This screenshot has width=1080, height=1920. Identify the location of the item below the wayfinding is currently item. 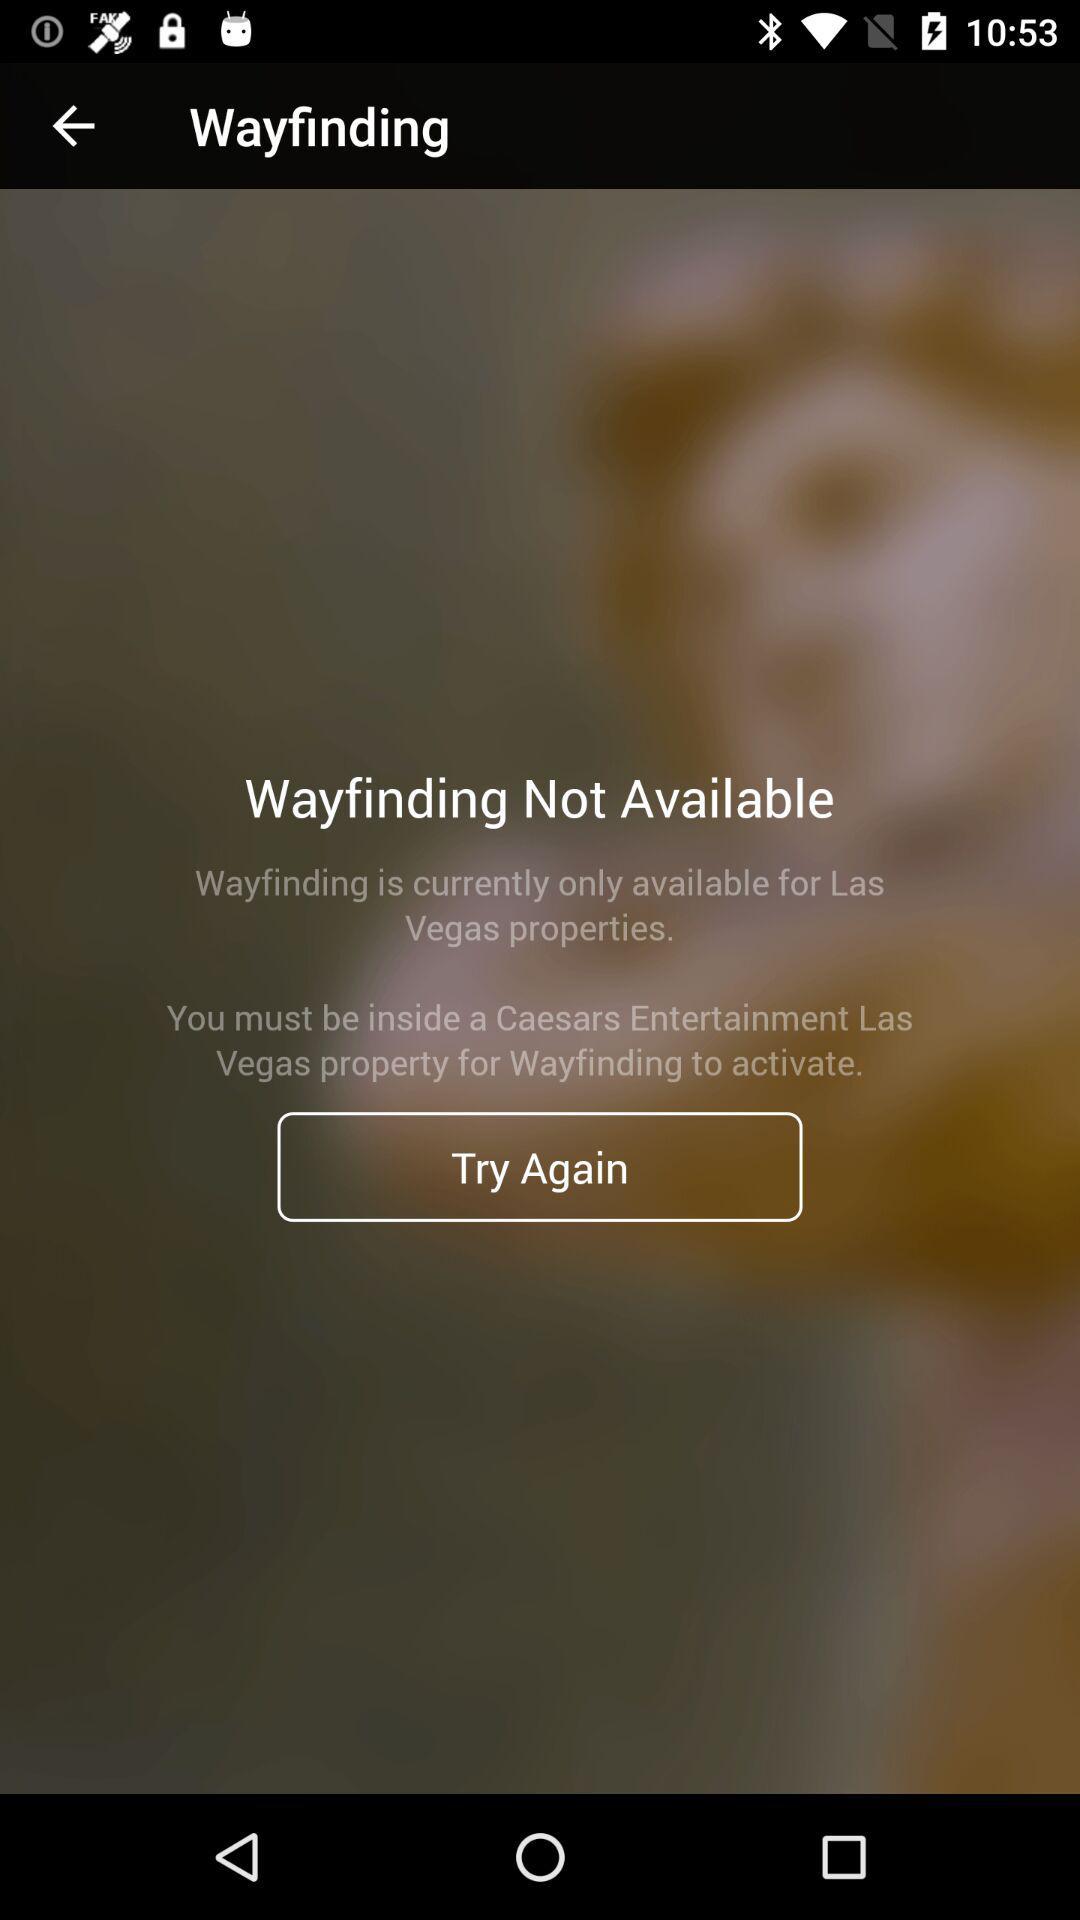
(540, 1166).